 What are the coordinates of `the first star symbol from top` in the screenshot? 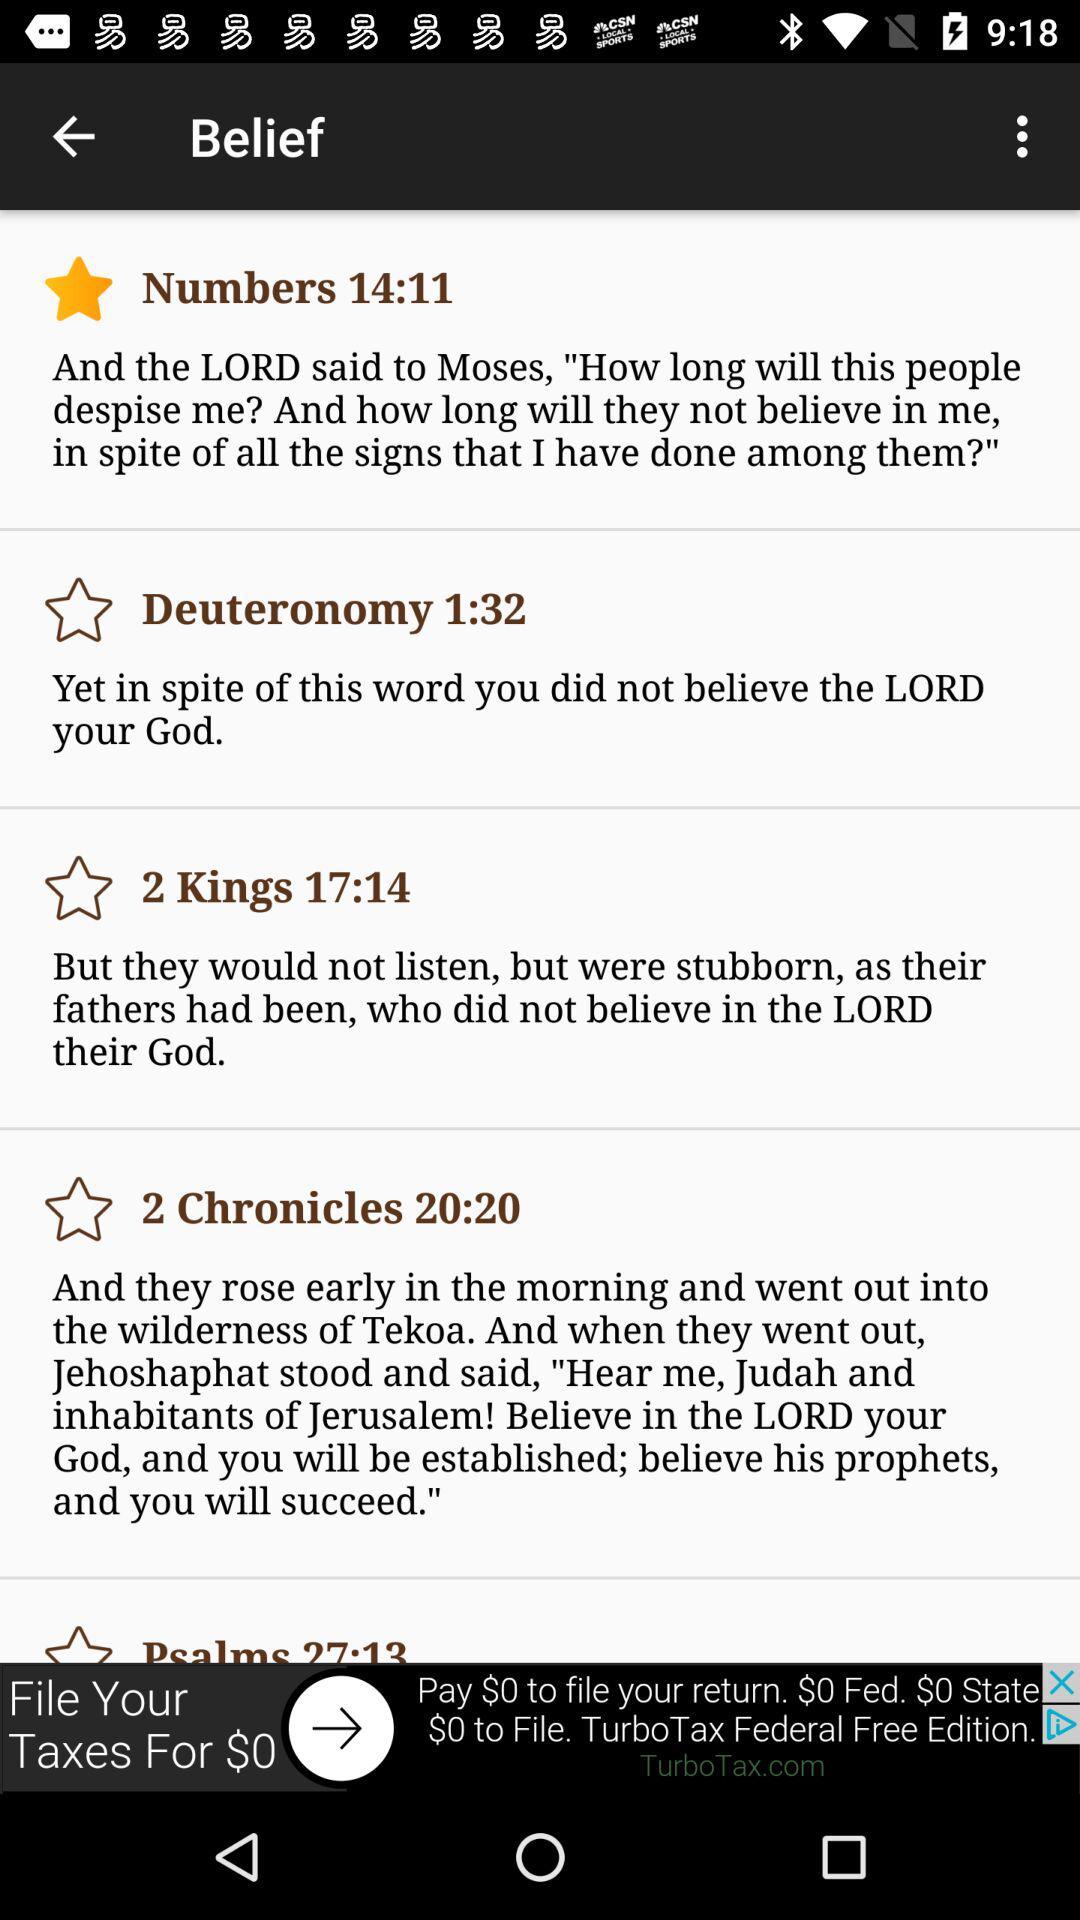 It's located at (77, 287).